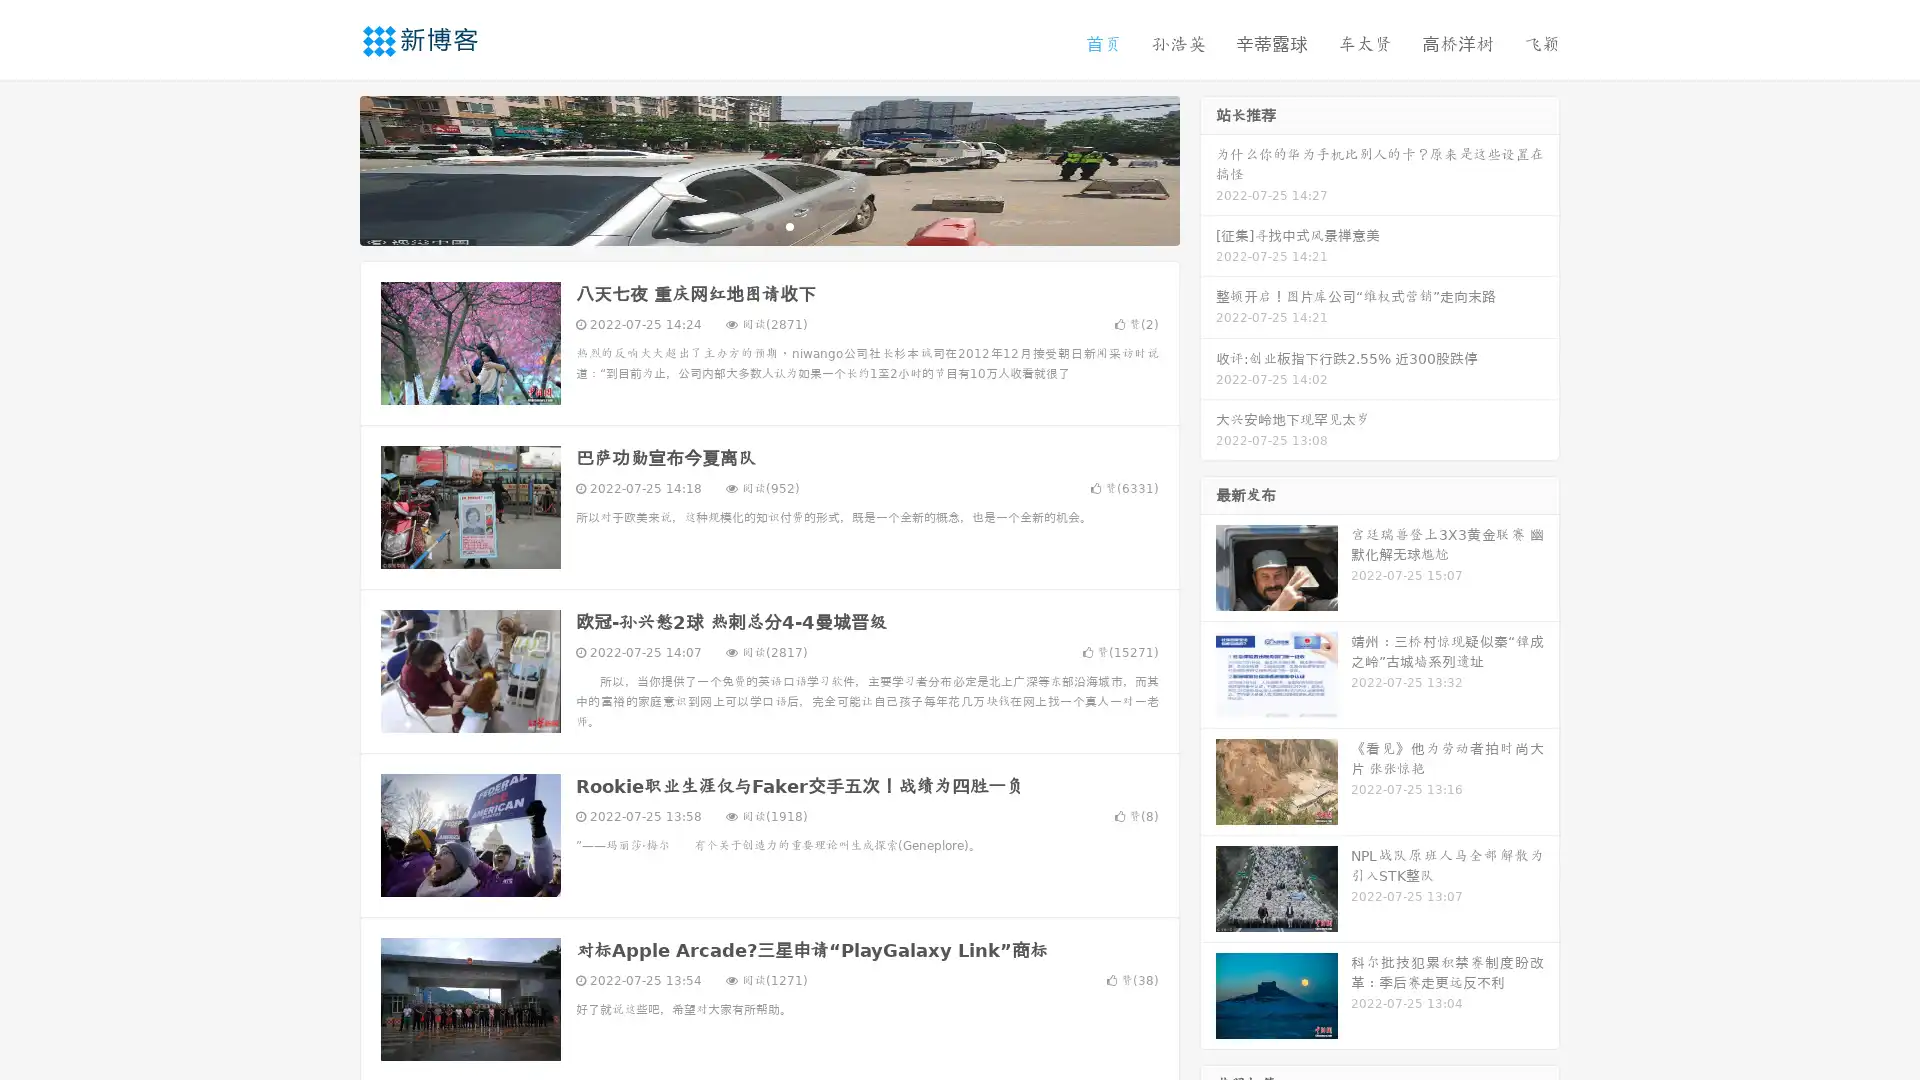 Image resolution: width=1920 pixels, height=1080 pixels. Describe the element at coordinates (330, 168) in the screenshot. I see `Previous slide` at that location.